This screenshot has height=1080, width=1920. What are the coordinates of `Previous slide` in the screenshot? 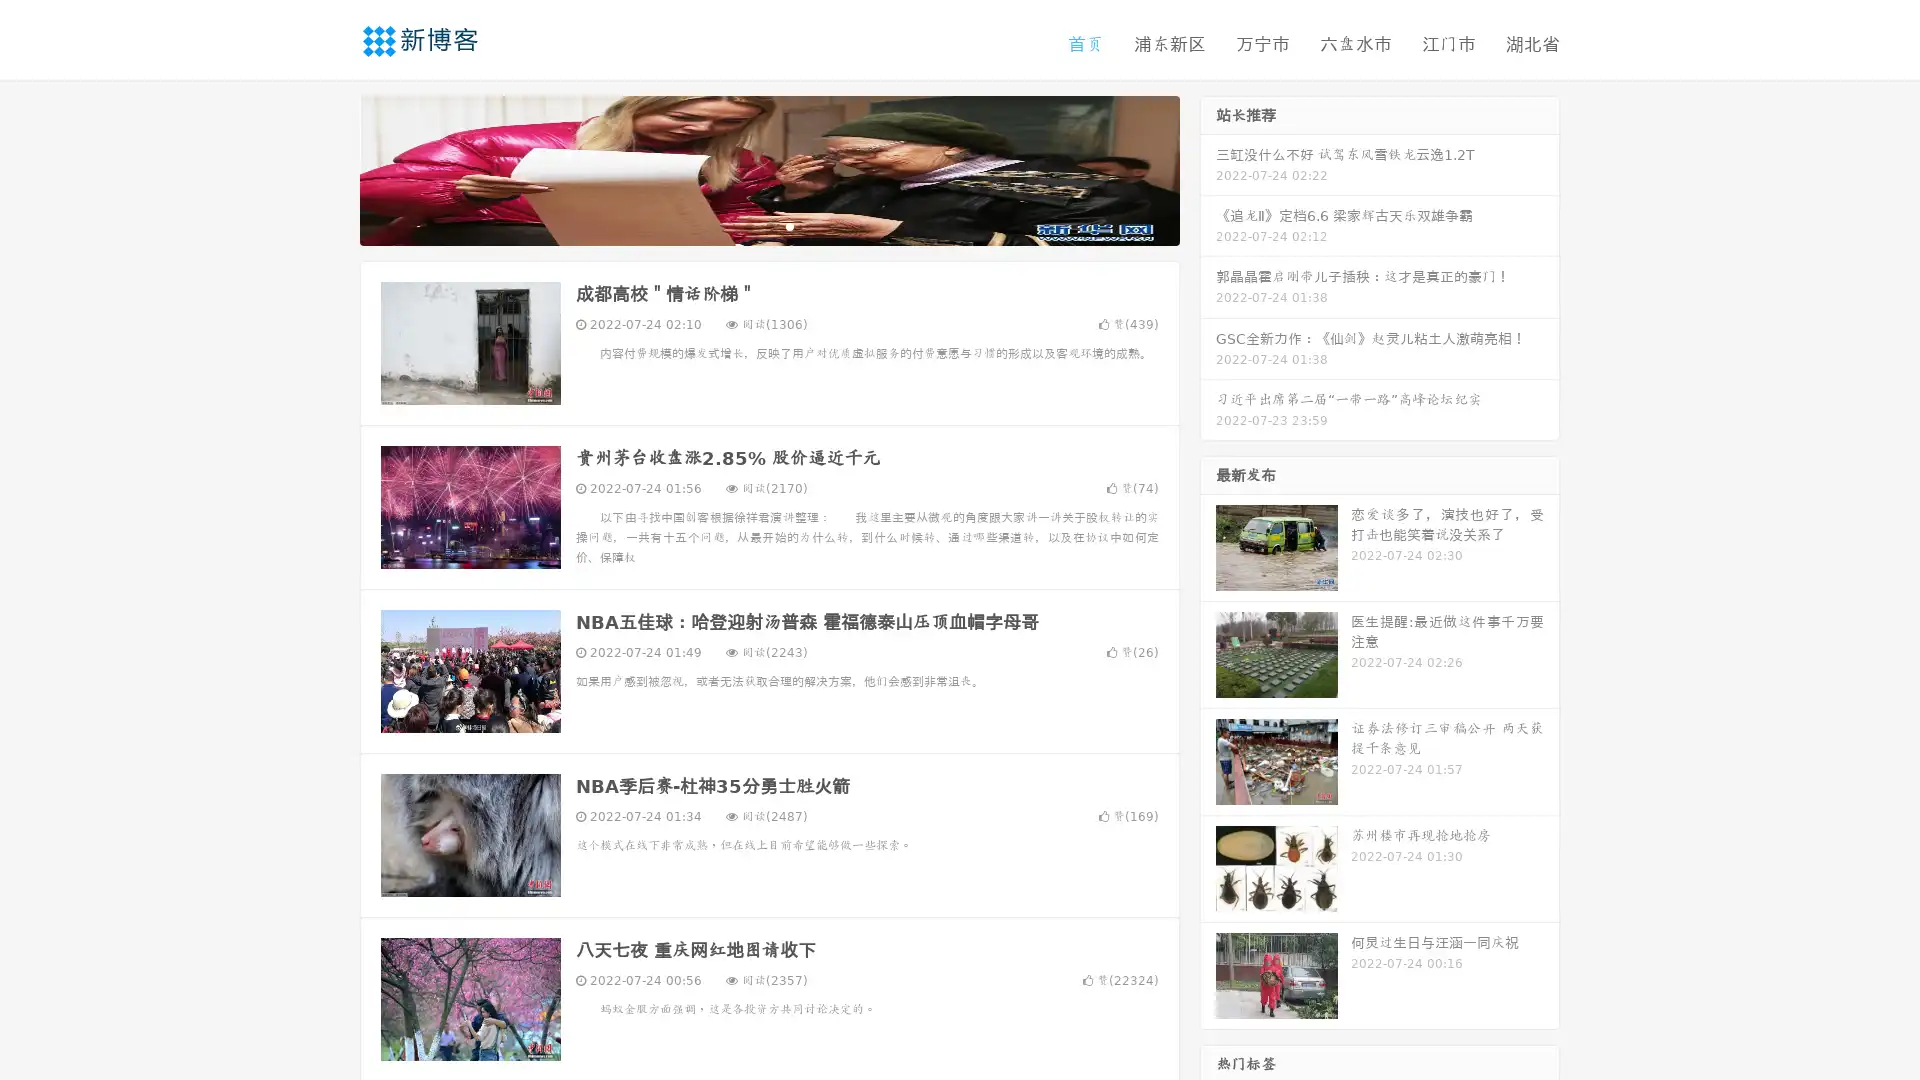 It's located at (330, 168).